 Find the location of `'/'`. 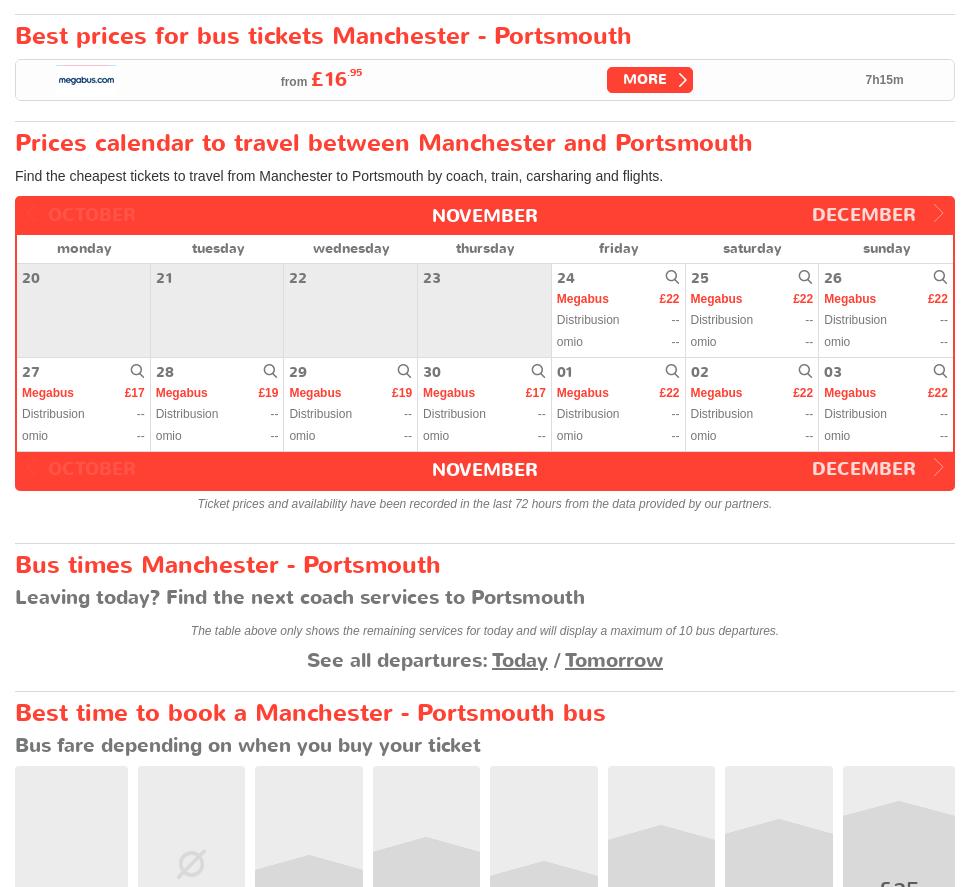

'/' is located at coordinates (555, 658).